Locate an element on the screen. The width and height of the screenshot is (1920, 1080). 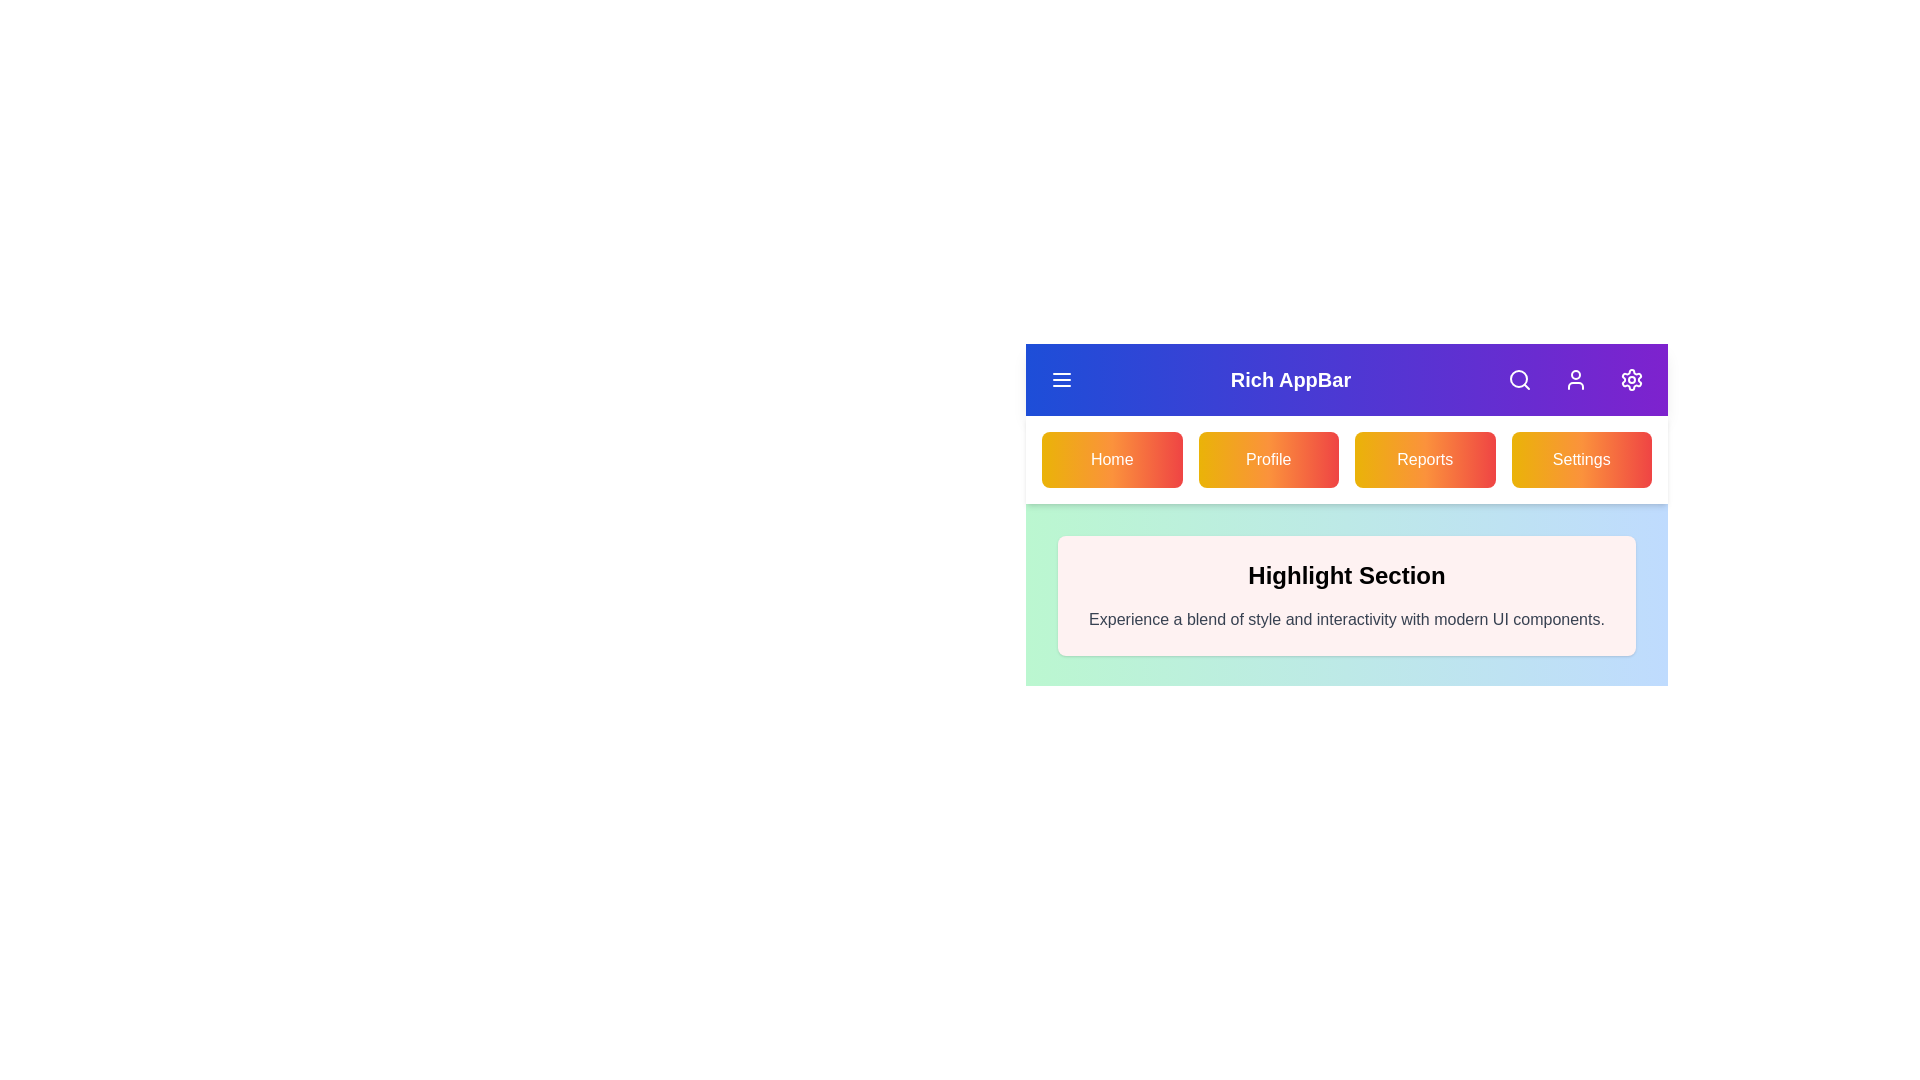
the button labeled Home to observe its hover effect is located at coordinates (1111, 459).